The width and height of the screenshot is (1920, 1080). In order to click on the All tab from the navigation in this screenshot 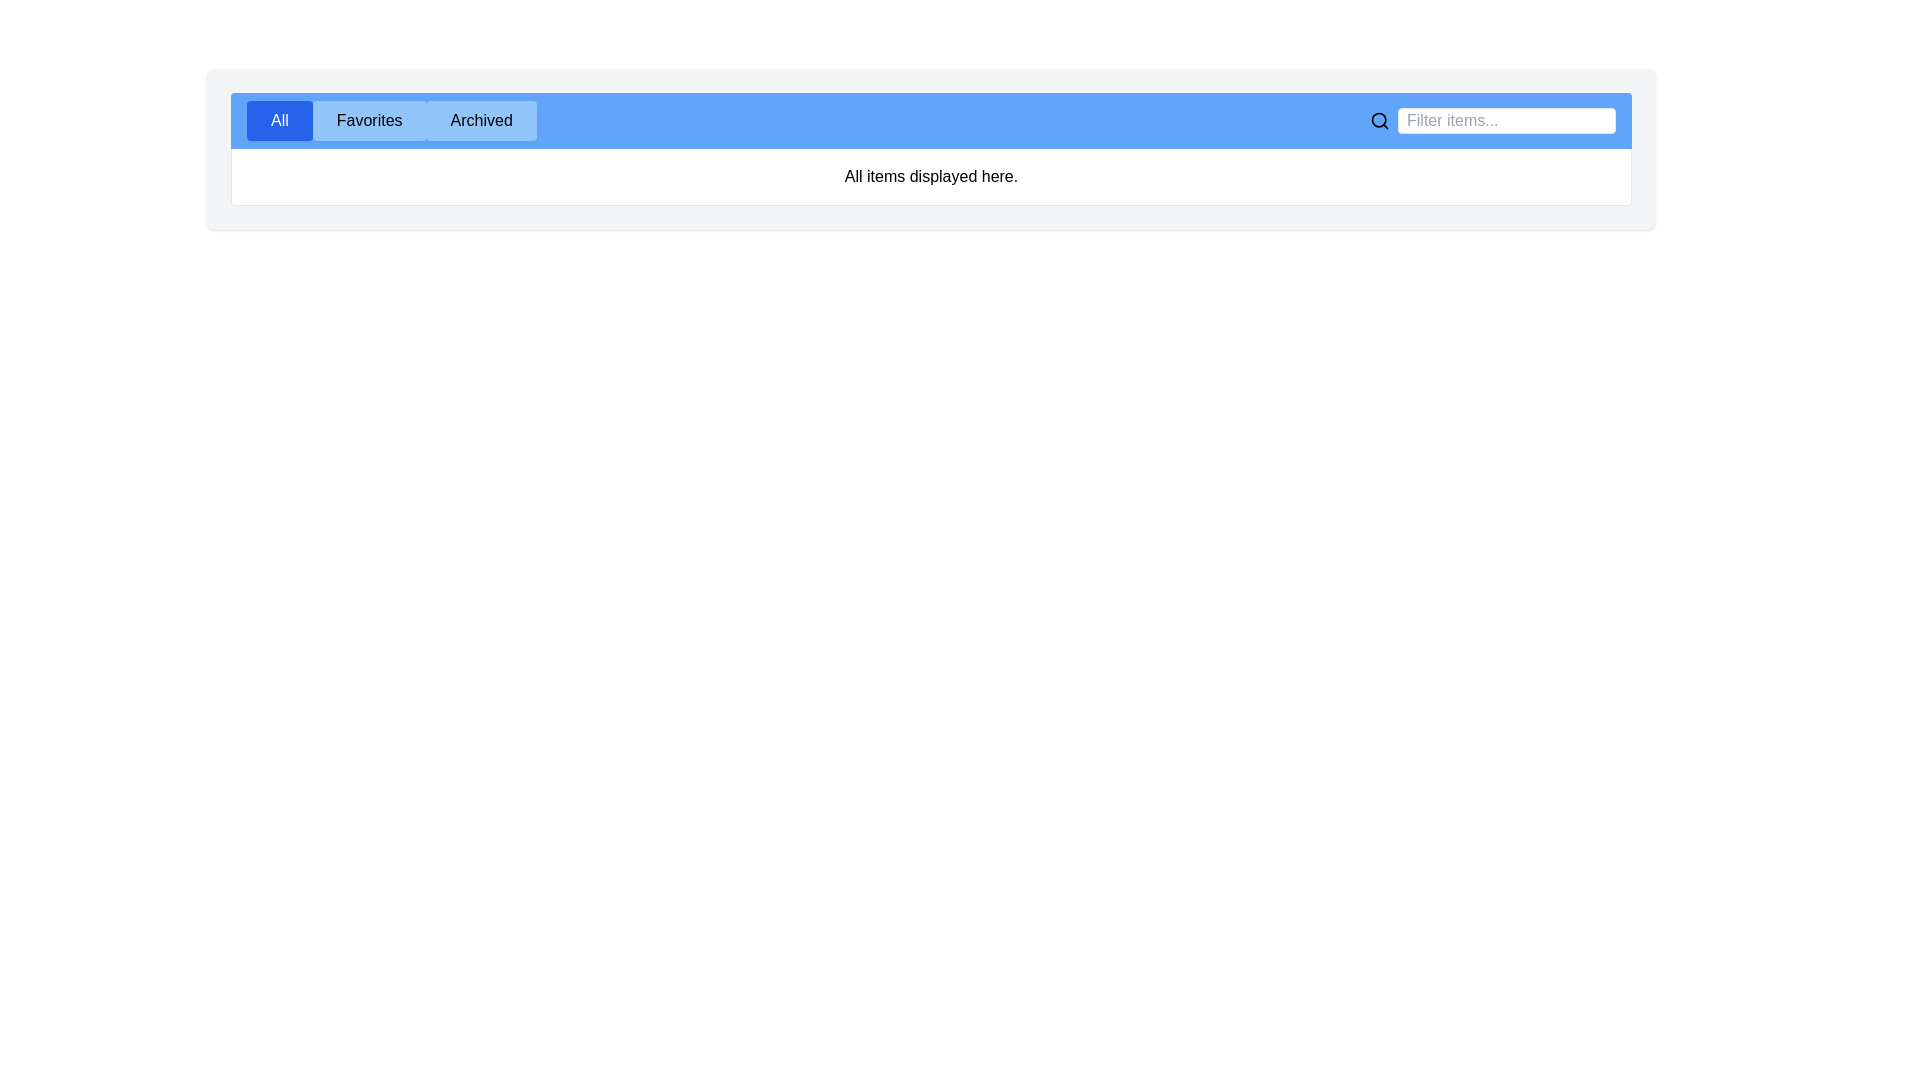, I will do `click(277, 120)`.